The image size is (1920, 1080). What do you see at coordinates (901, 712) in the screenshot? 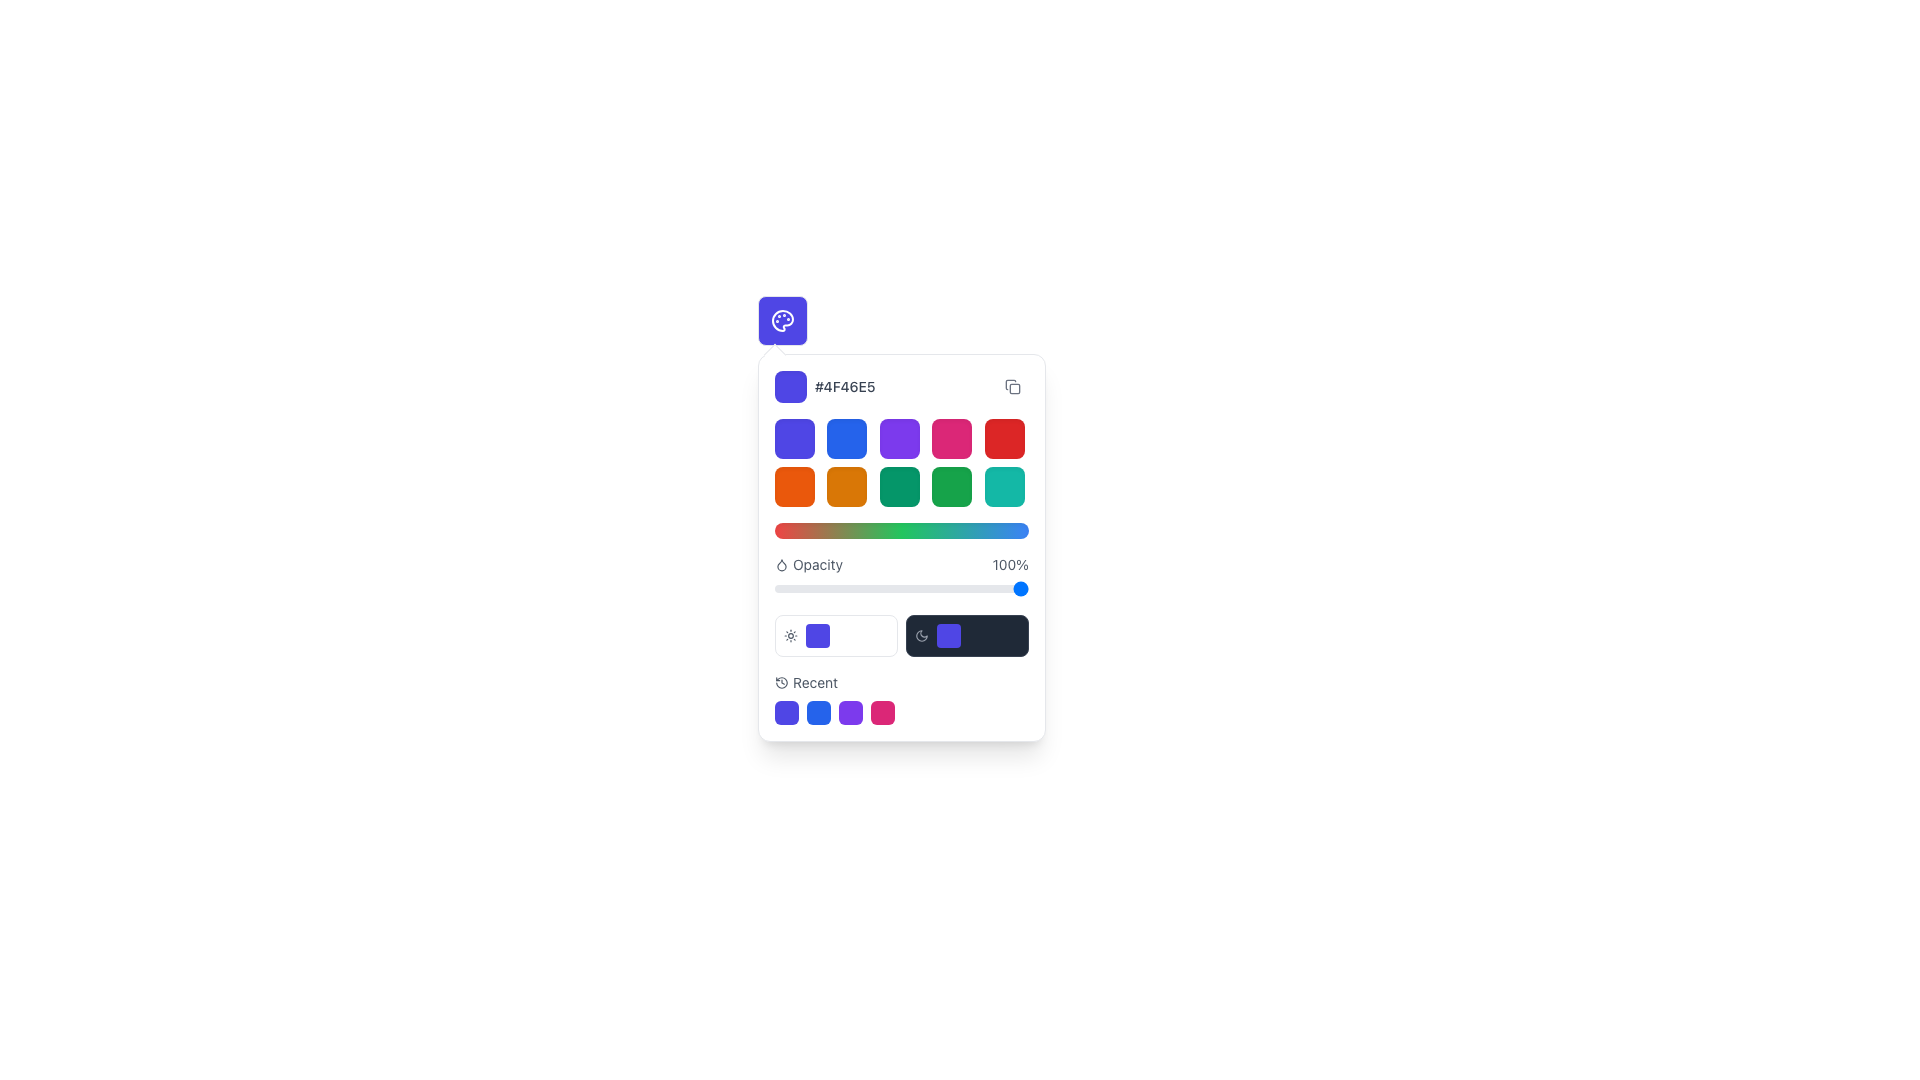
I see `the color selection row` at bounding box center [901, 712].